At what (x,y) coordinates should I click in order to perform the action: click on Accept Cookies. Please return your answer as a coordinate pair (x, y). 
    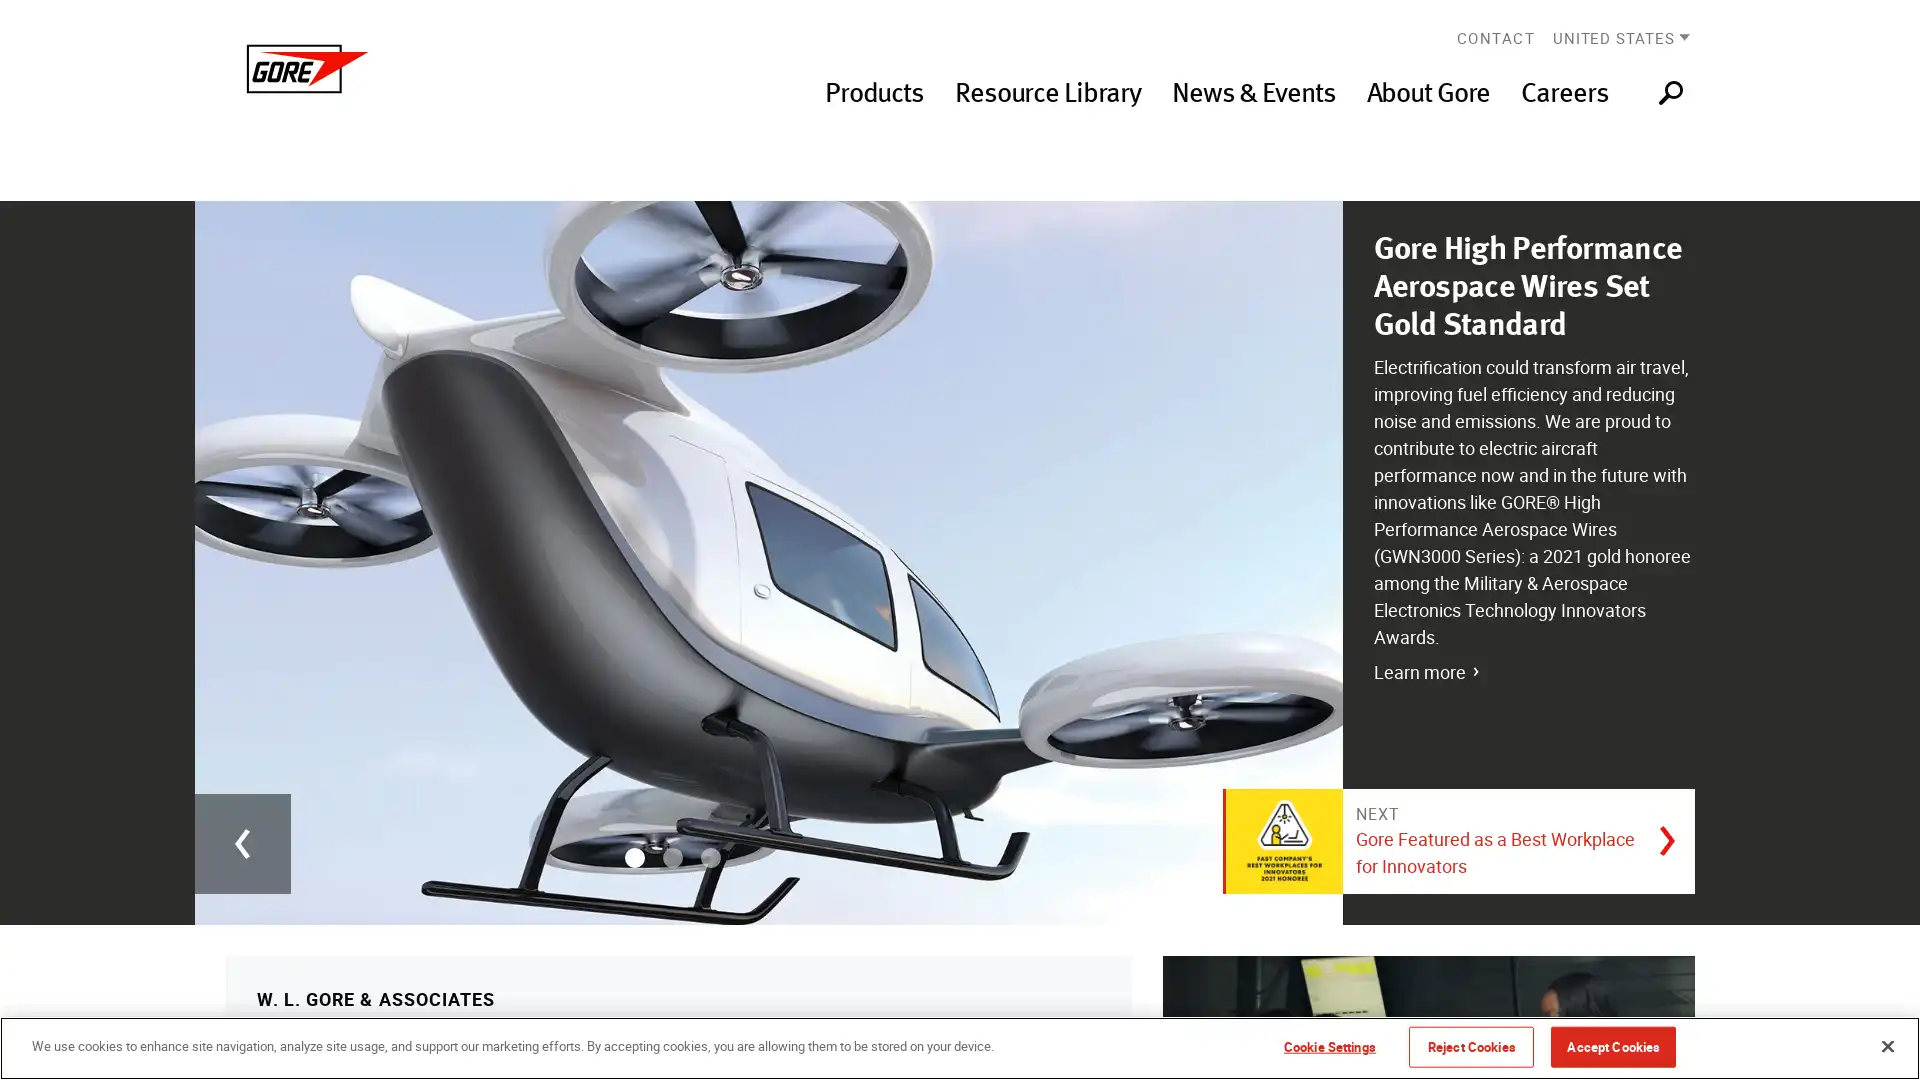
    Looking at the image, I should click on (1613, 1045).